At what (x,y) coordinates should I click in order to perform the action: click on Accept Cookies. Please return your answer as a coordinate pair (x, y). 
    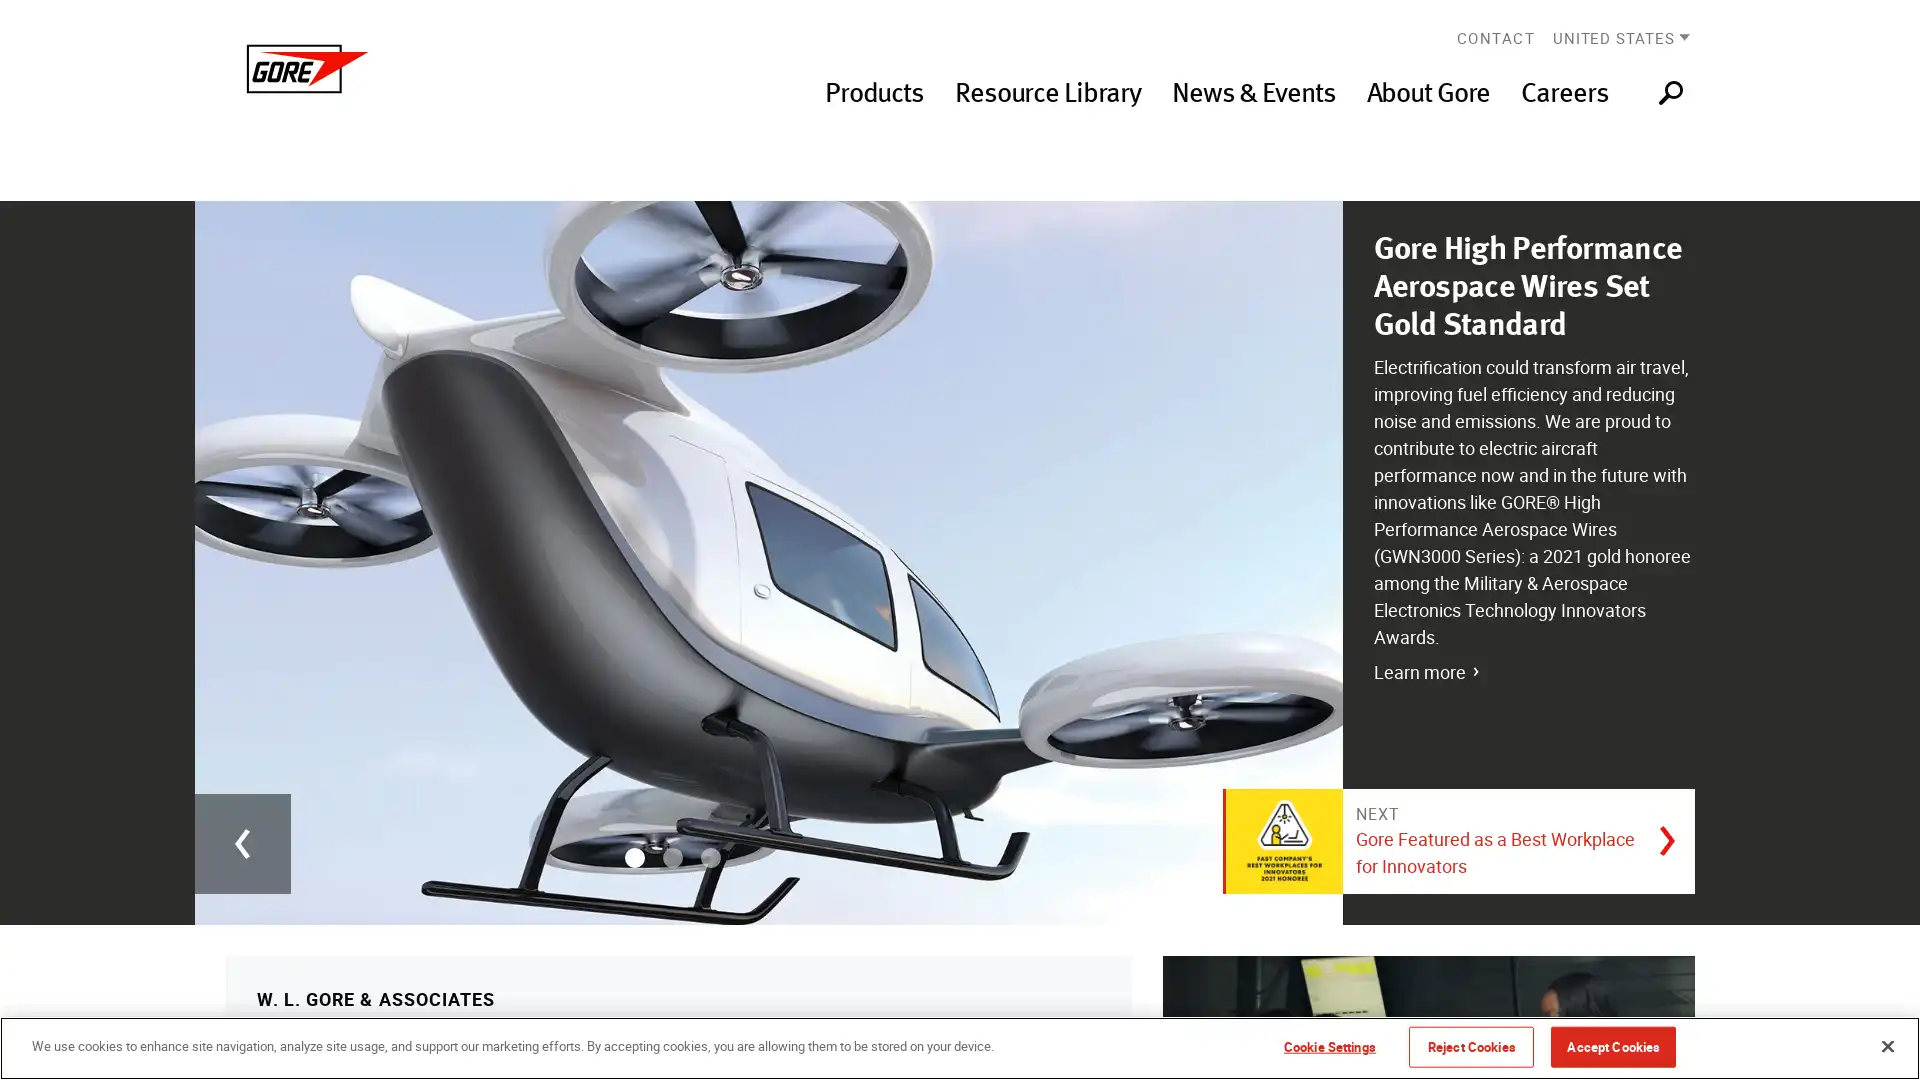
    Looking at the image, I should click on (1613, 1045).